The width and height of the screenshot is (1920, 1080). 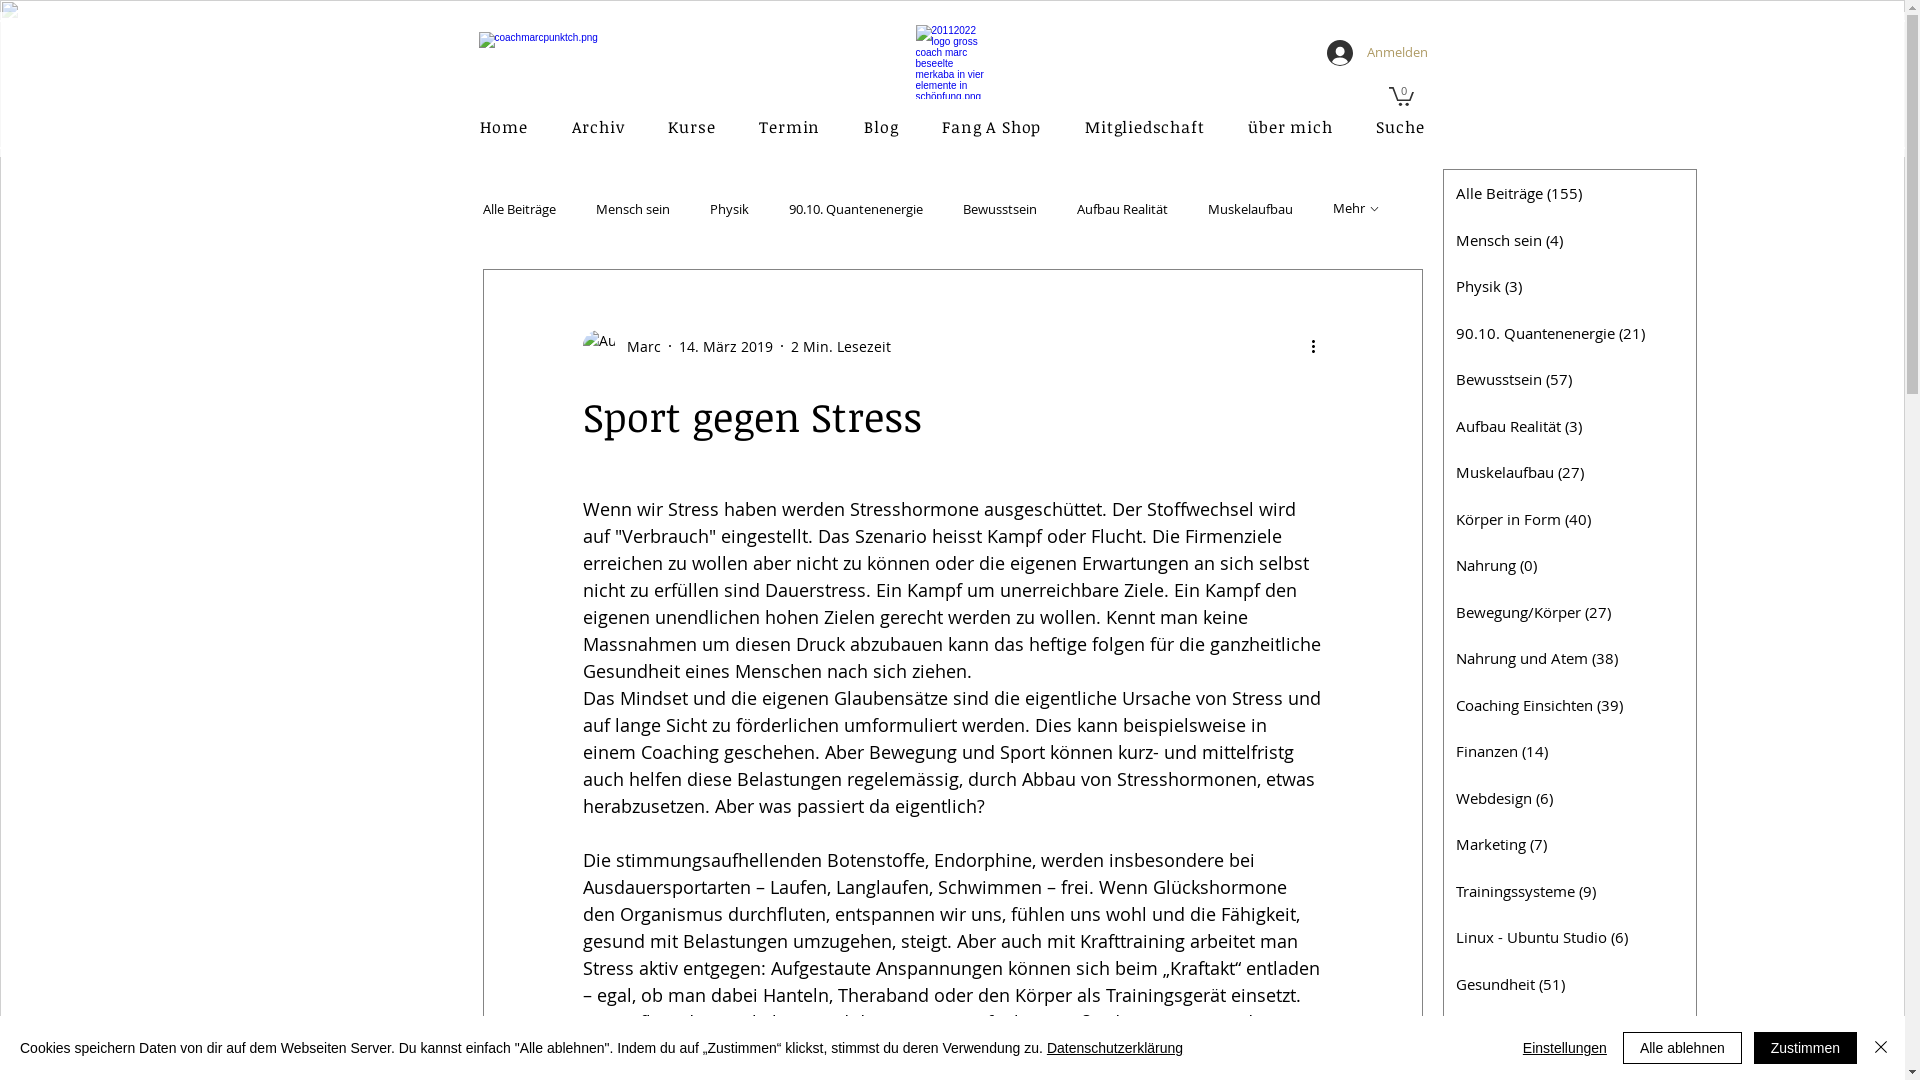 What do you see at coordinates (1568, 982) in the screenshot?
I see `'Gesundheit (51)'` at bounding box center [1568, 982].